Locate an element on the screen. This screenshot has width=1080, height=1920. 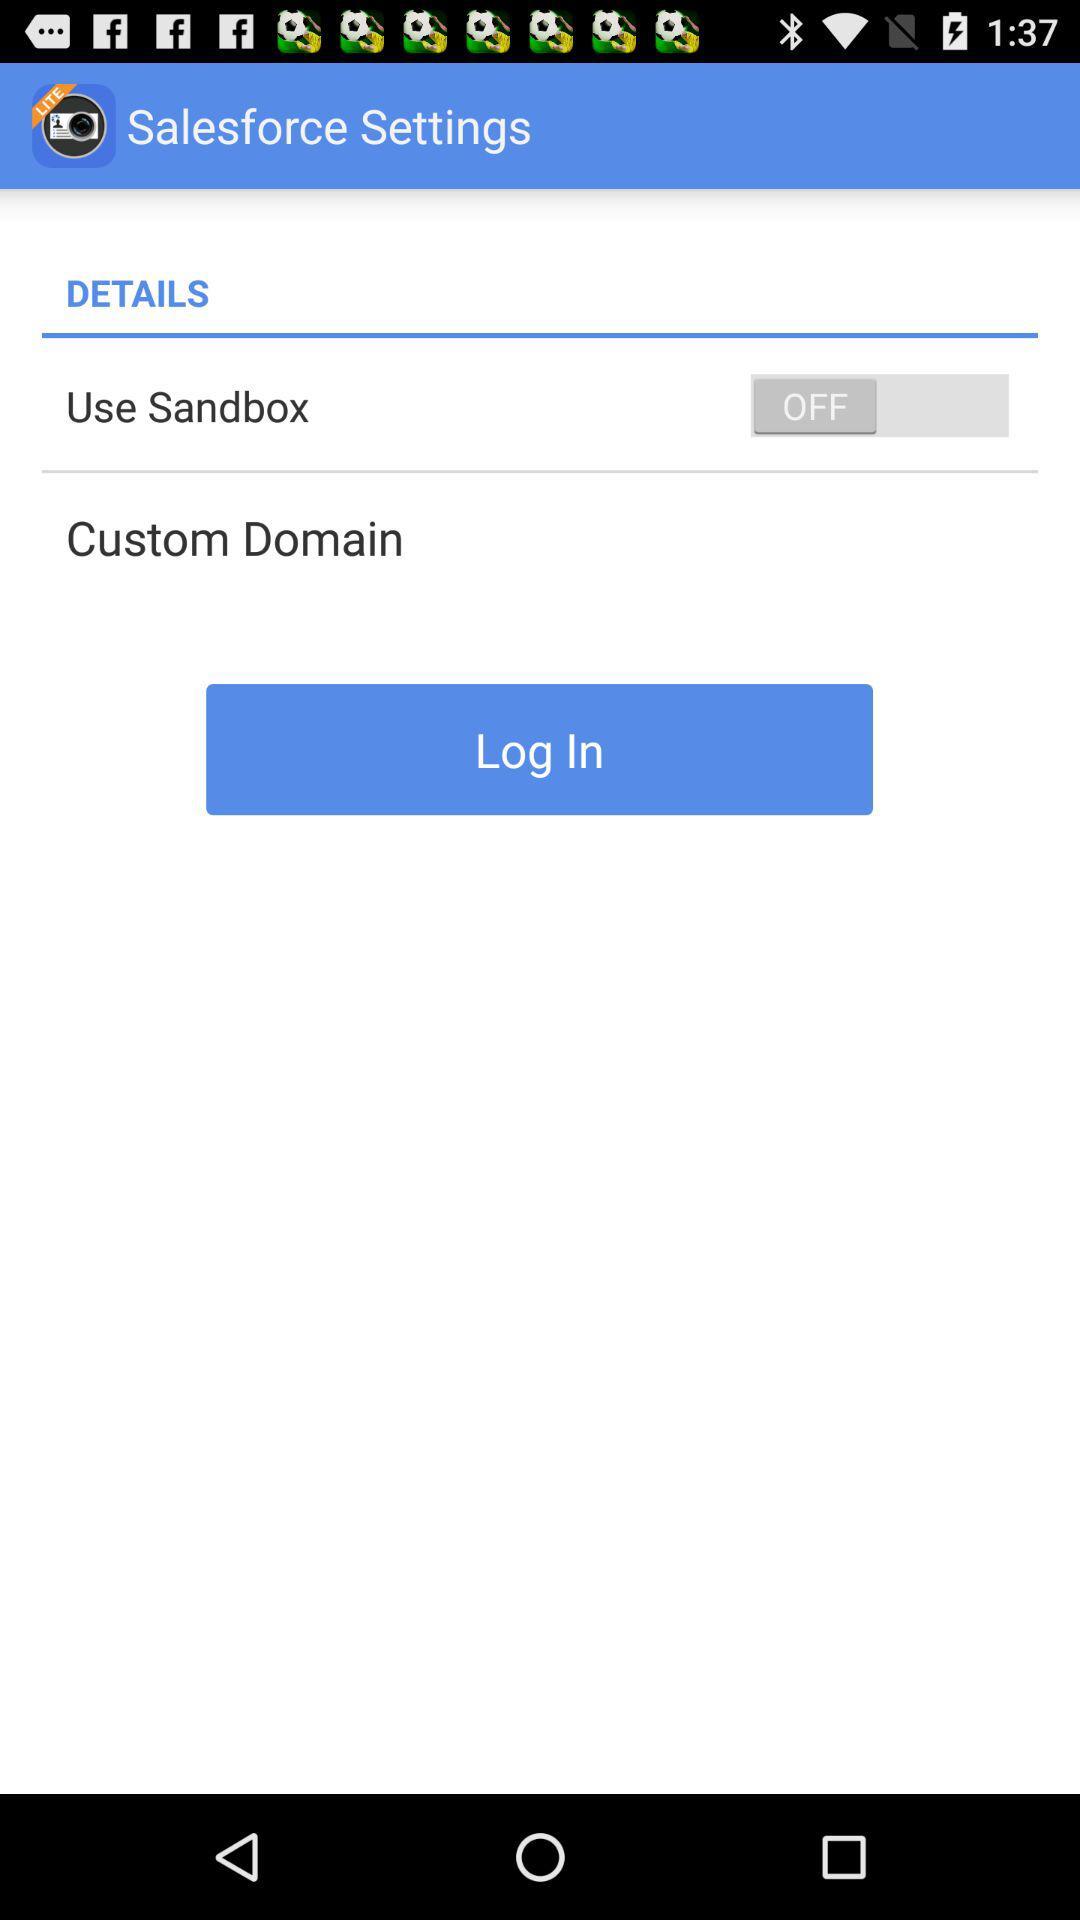
details is located at coordinates (551, 291).